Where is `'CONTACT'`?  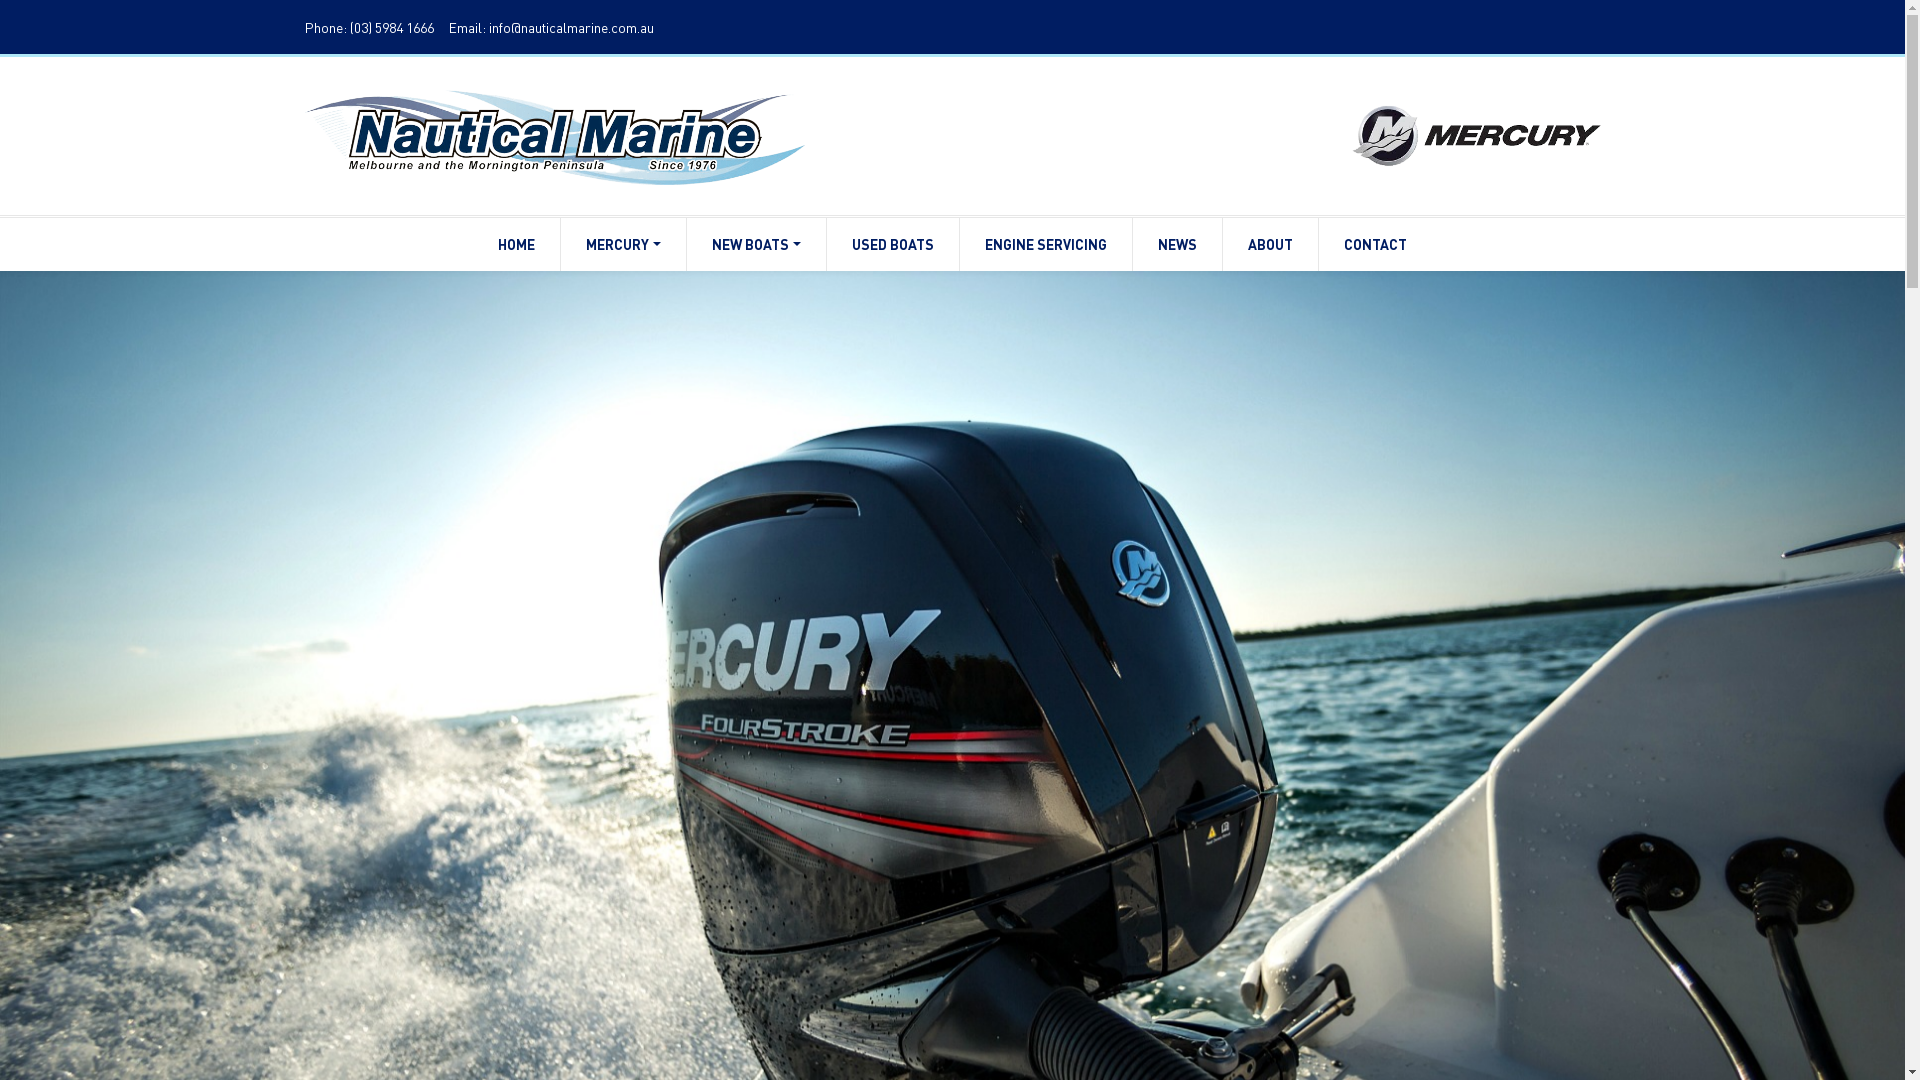
'CONTACT' is located at coordinates (1374, 243).